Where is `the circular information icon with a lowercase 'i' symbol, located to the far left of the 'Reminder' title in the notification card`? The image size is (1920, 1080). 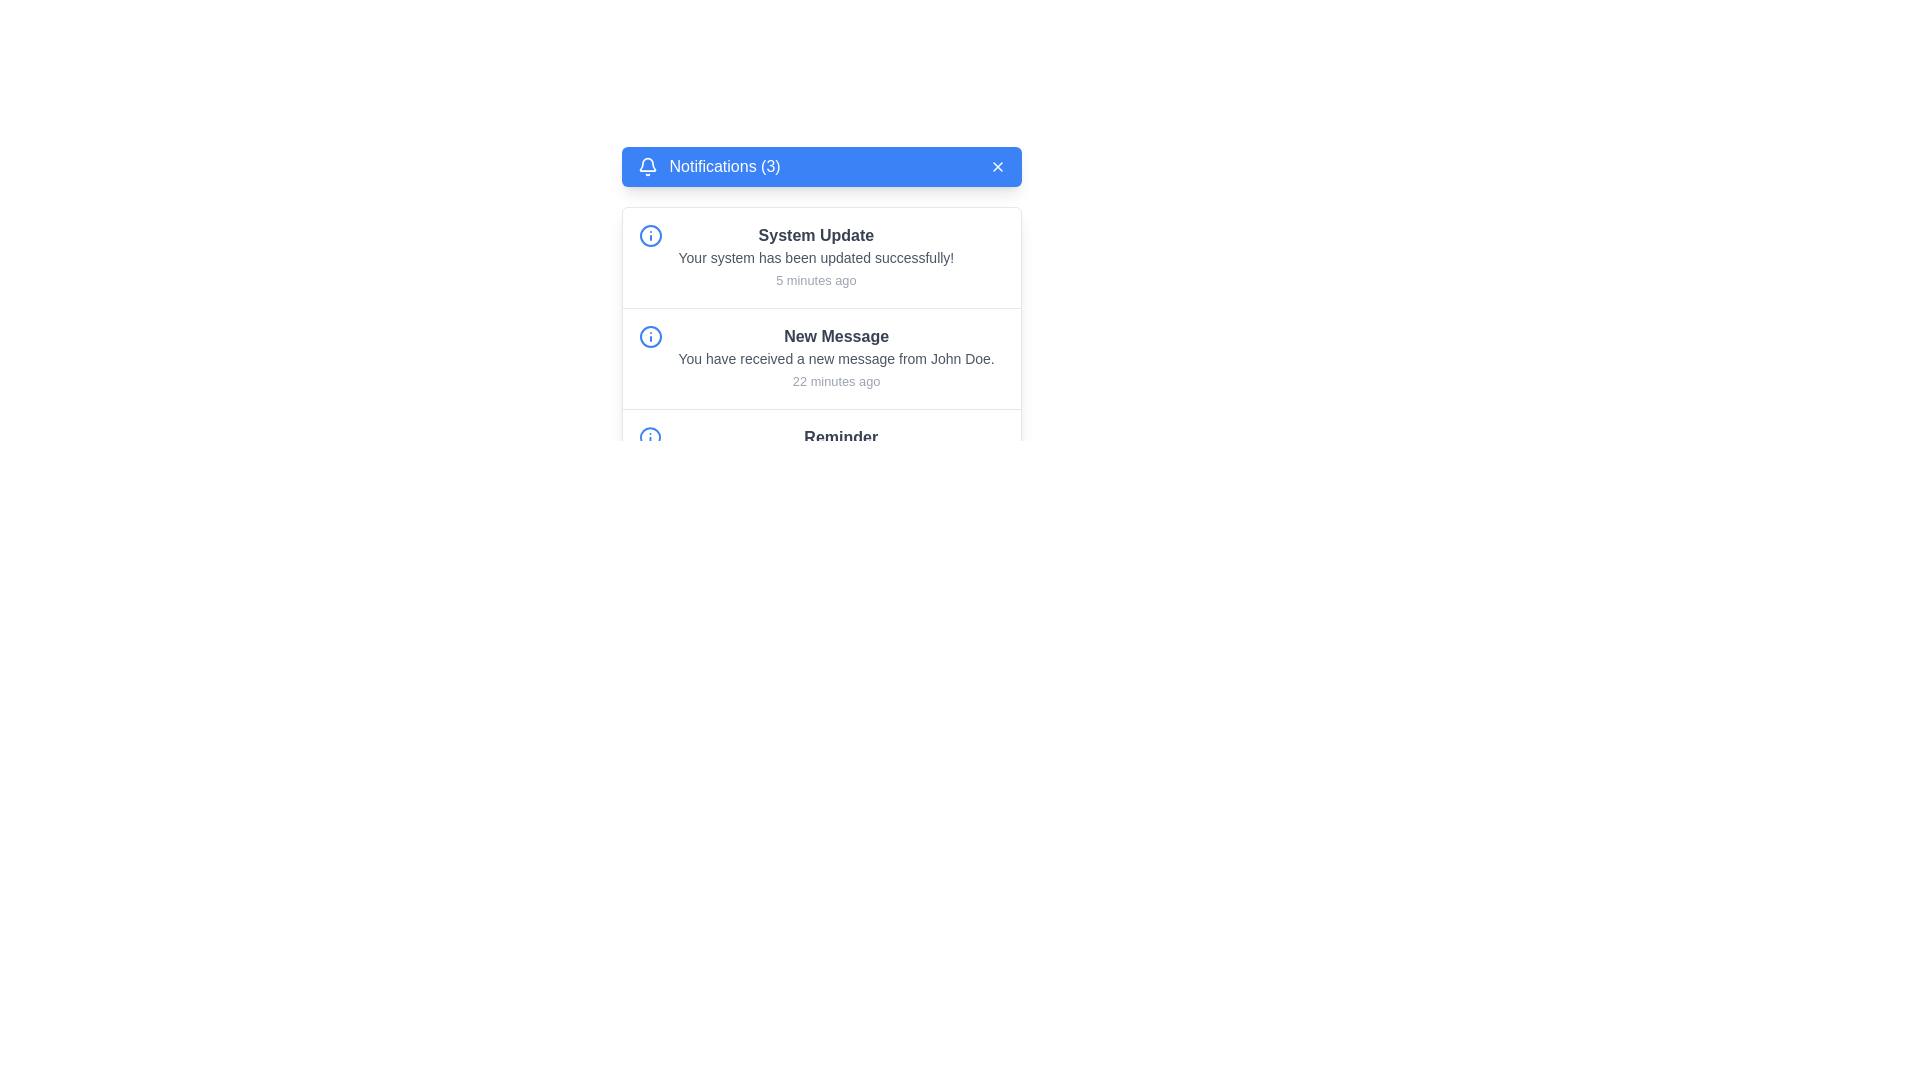
the circular information icon with a lowercase 'i' symbol, located to the far left of the 'Reminder' title in the notification card is located at coordinates (650, 437).